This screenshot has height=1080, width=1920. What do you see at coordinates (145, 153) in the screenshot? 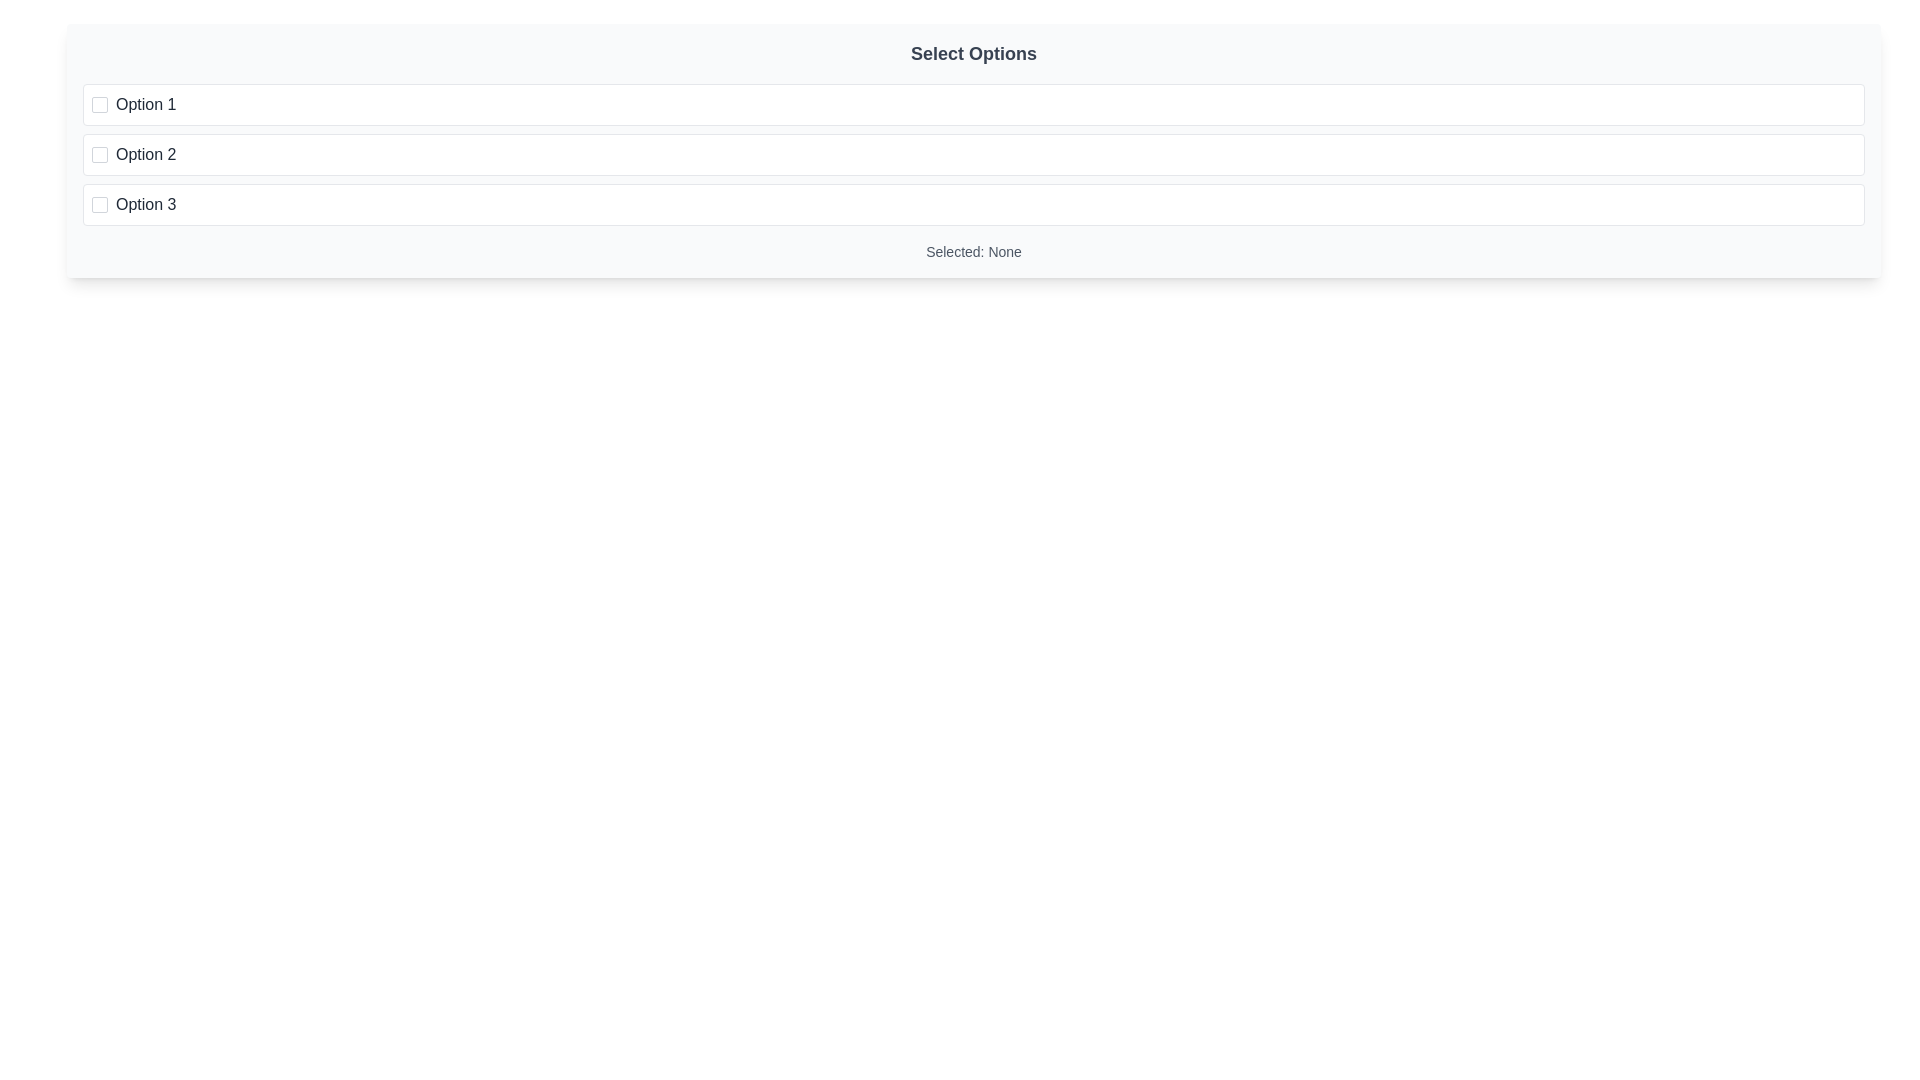
I see `text from the second selectable option text label located below 'Option 1' and above 'Option 3' in the central section of the interface` at bounding box center [145, 153].